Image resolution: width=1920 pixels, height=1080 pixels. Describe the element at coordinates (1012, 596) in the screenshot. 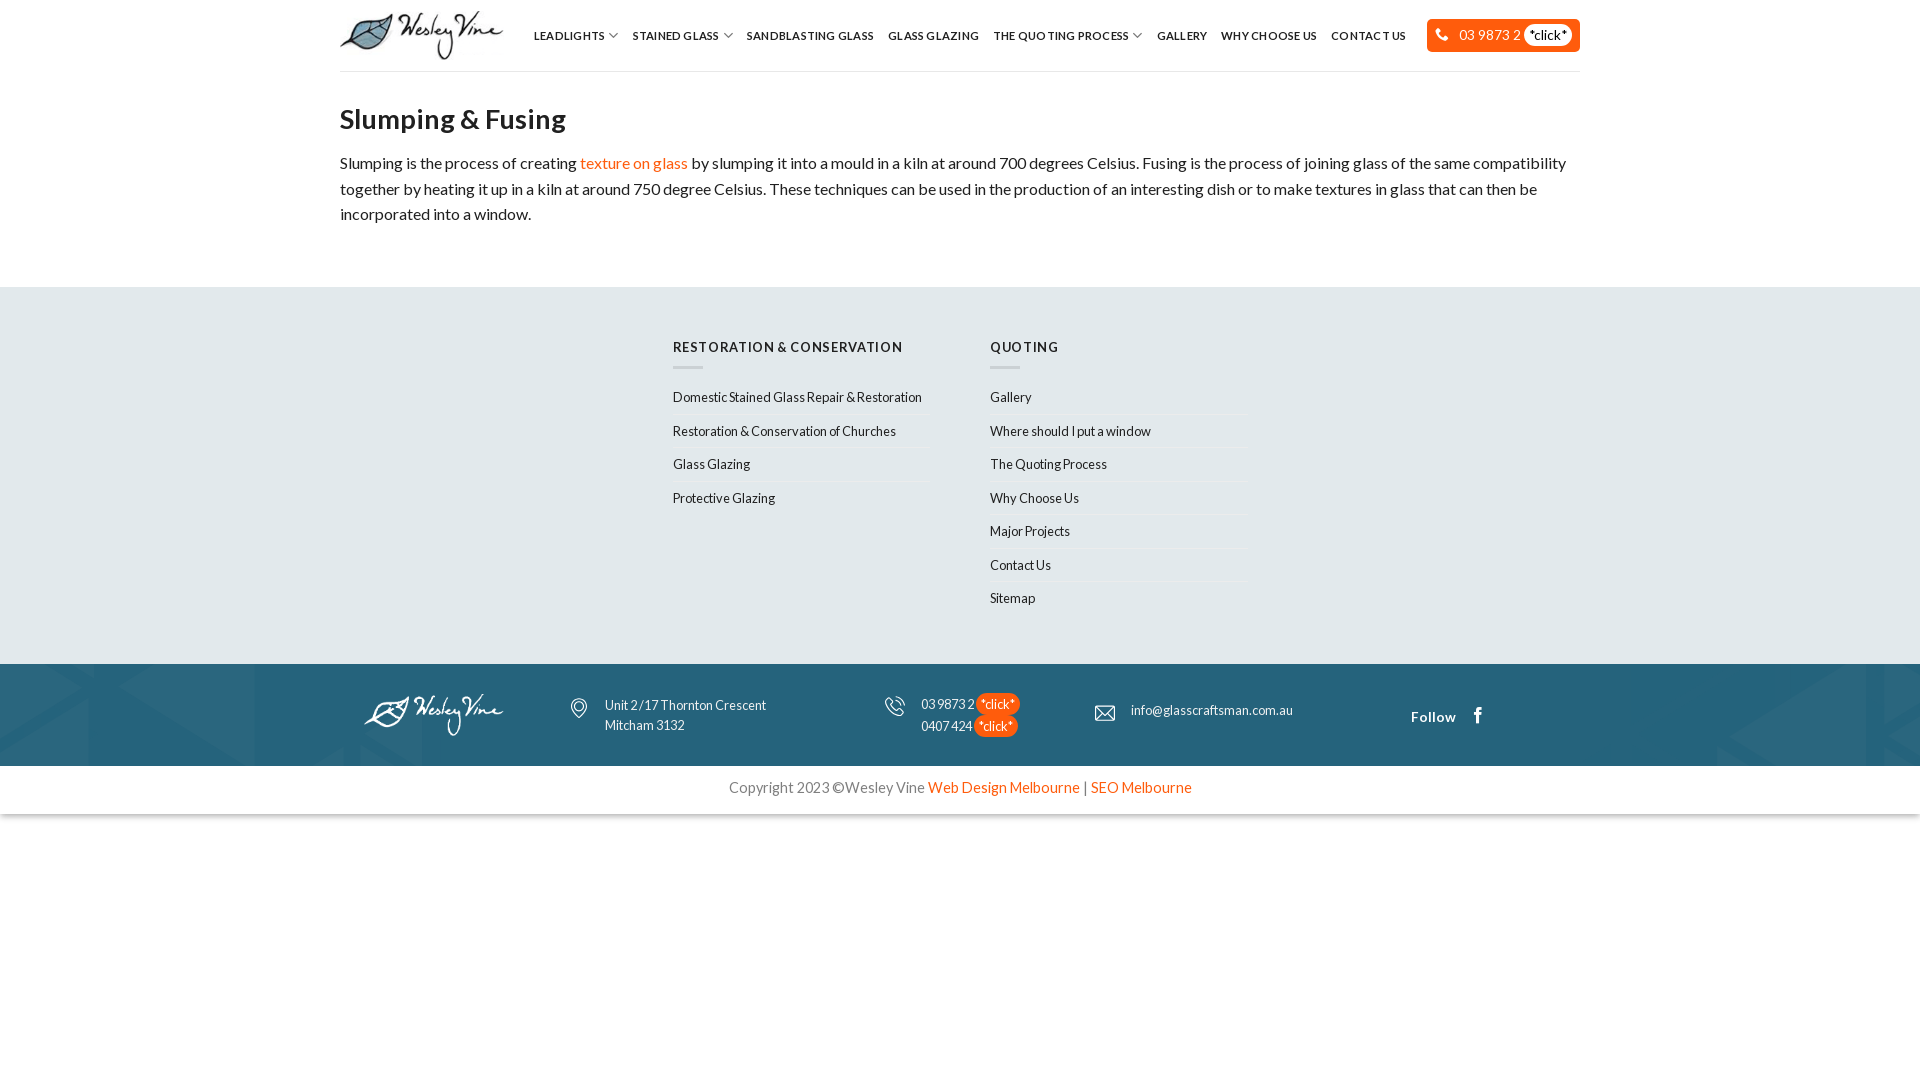

I see `'Sitemap'` at that location.